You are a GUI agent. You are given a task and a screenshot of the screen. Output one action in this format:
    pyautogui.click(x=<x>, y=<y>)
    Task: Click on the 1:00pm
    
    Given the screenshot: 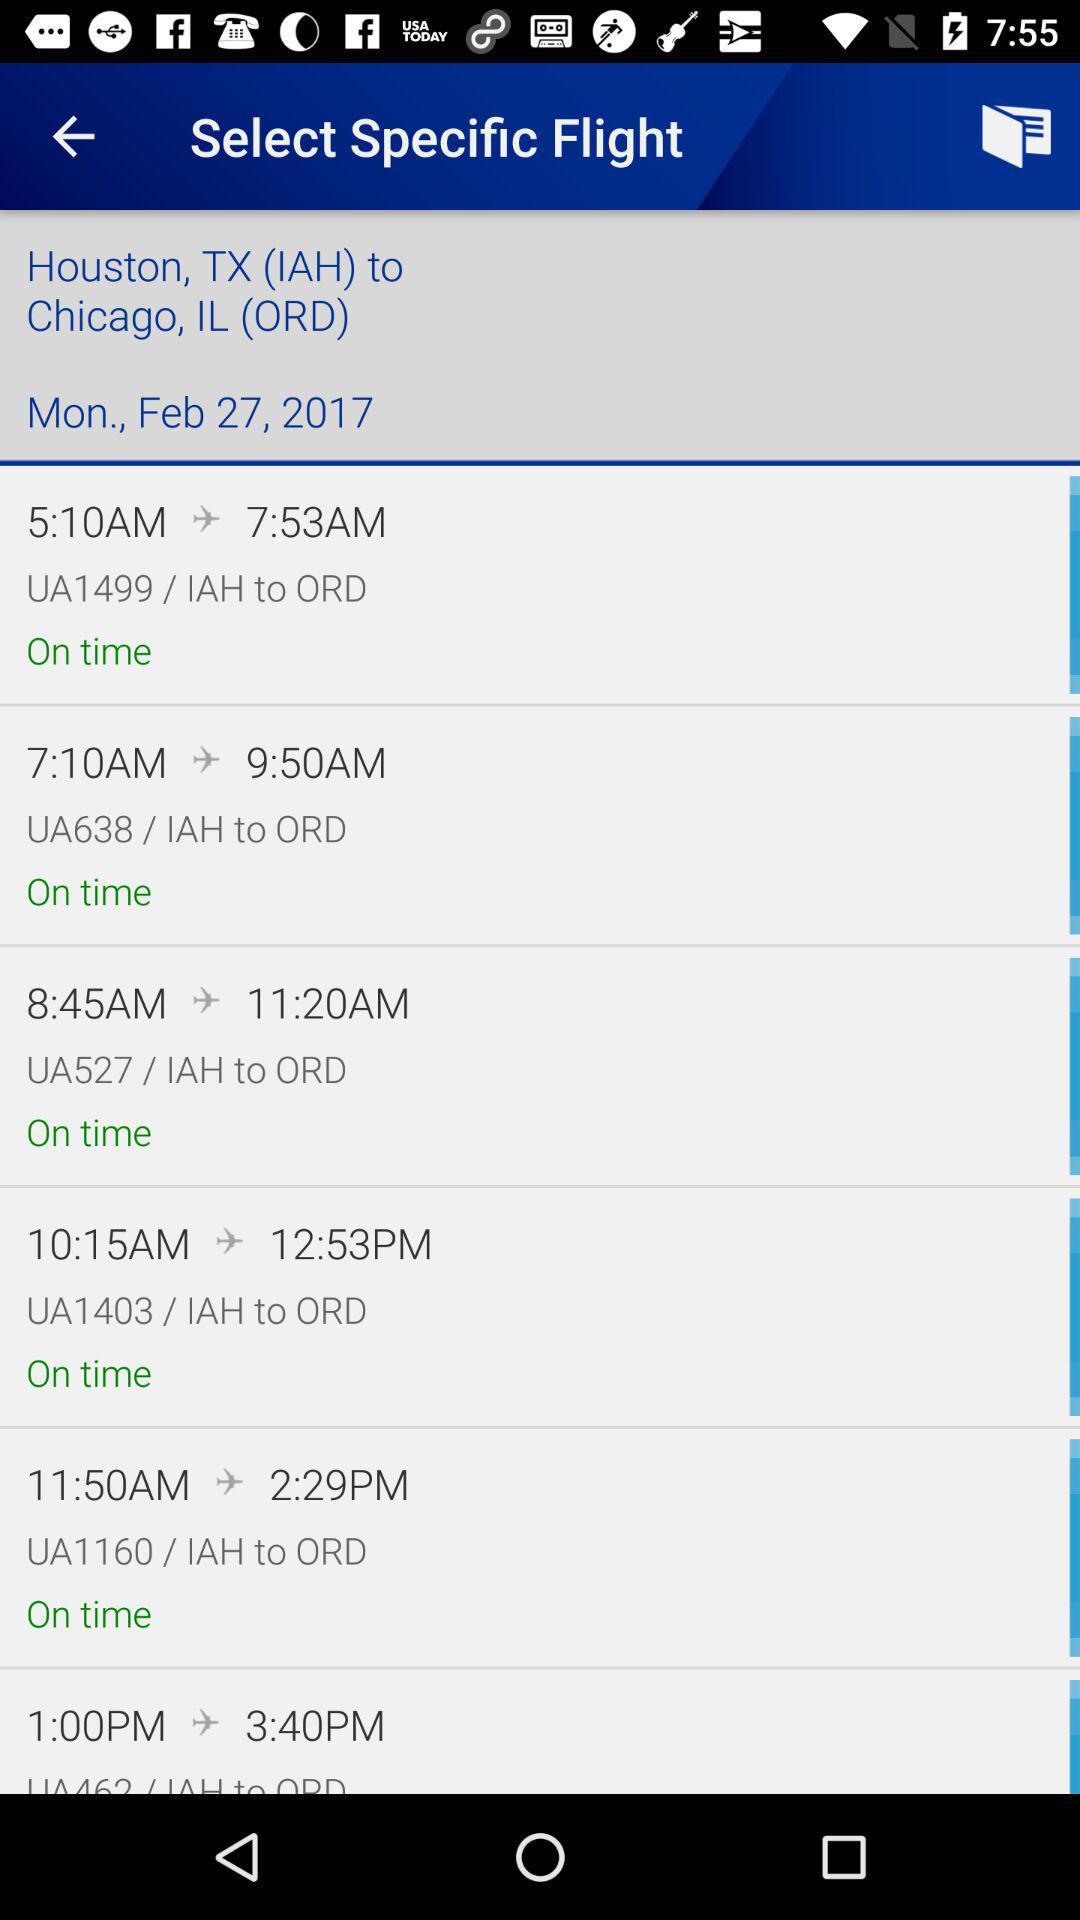 What is the action you would take?
    pyautogui.click(x=96, y=1723)
    